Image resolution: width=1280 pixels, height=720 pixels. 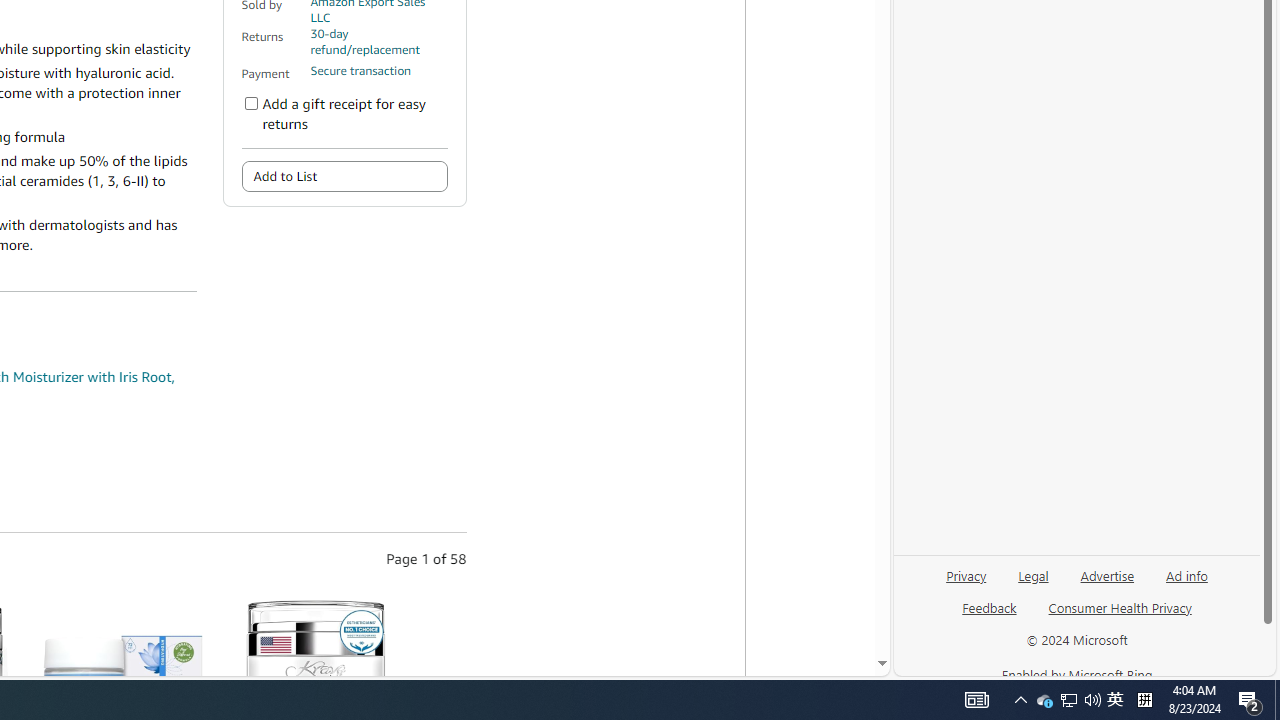 I want to click on 'Feedback', so click(x=989, y=614).